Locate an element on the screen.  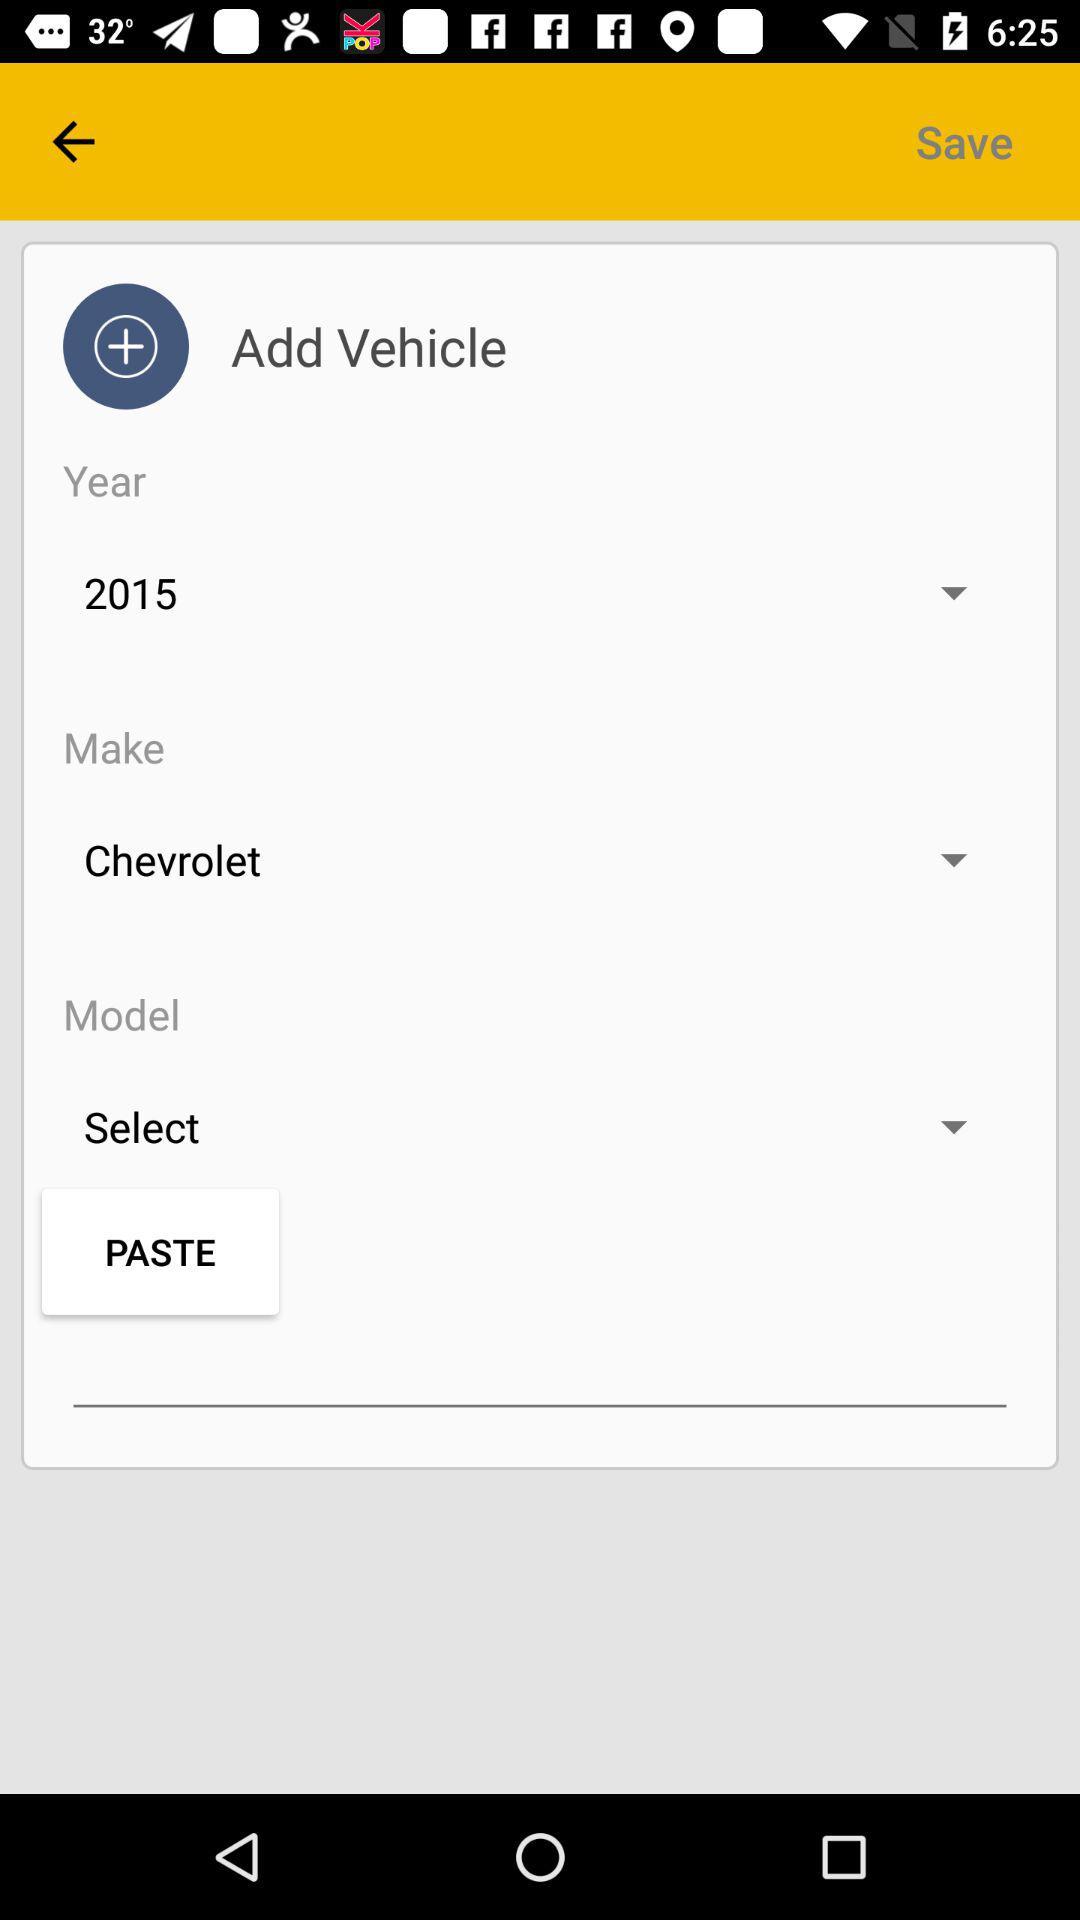
2015 which is below the text year is located at coordinates (540, 592).